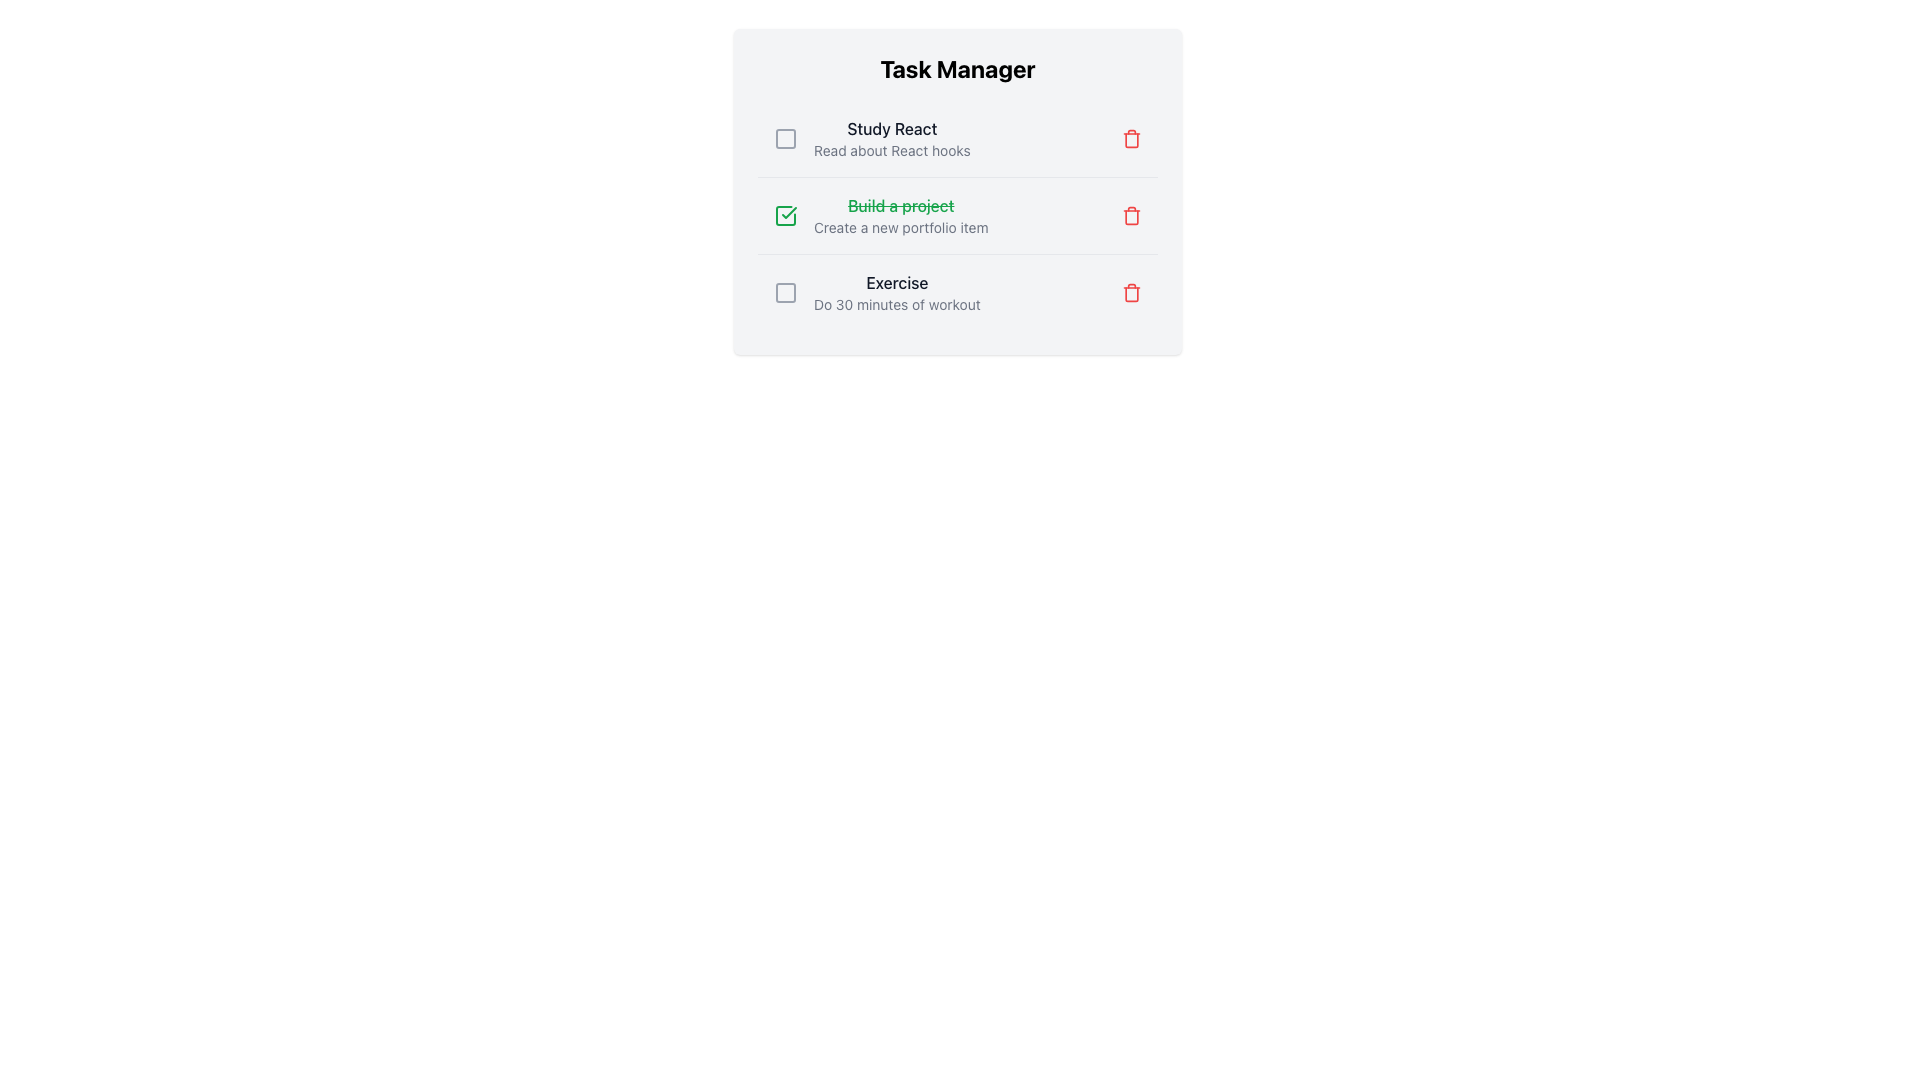 The image size is (1920, 1080). Describe the element at coordinates (1132, 216) in the screenshot. I see `the delete button for the task labeled 'Build a project'` at that location.